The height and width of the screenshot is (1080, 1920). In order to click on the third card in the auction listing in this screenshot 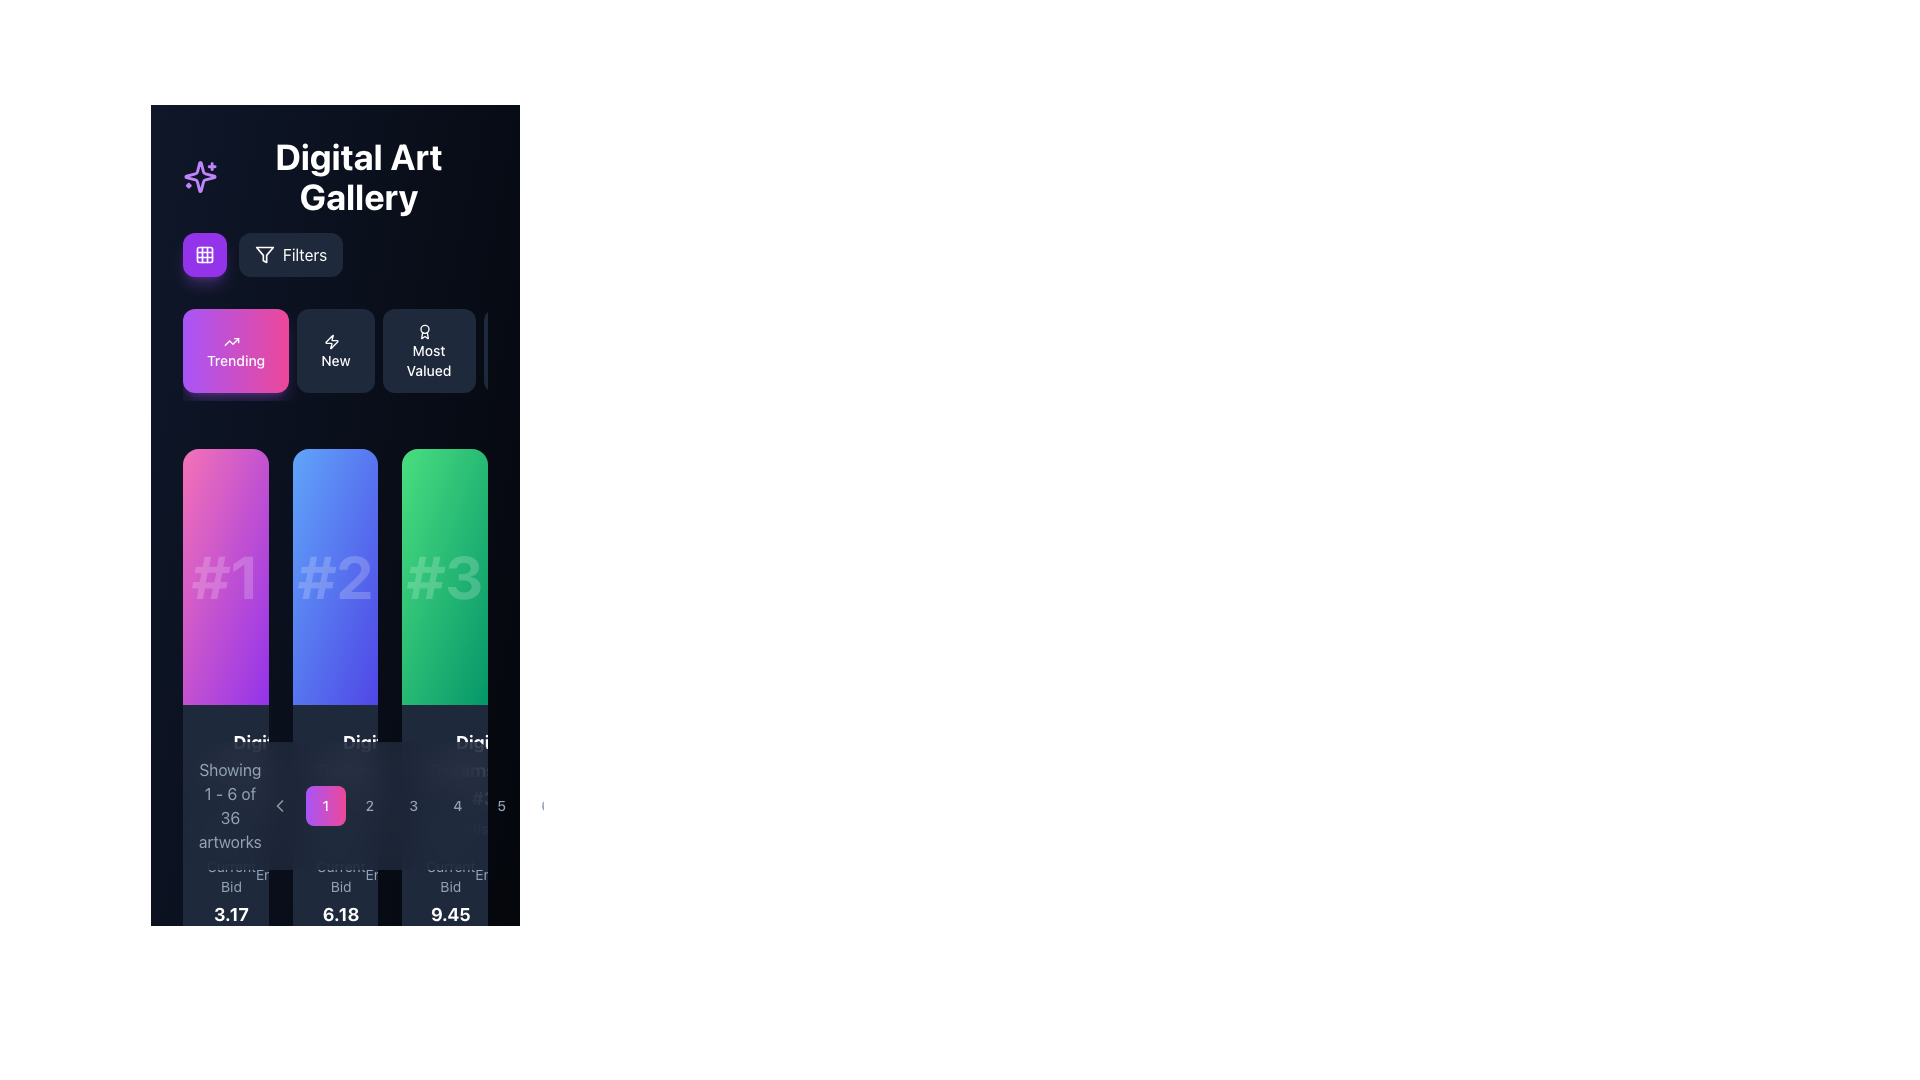, I will do `click(444, 763)`.